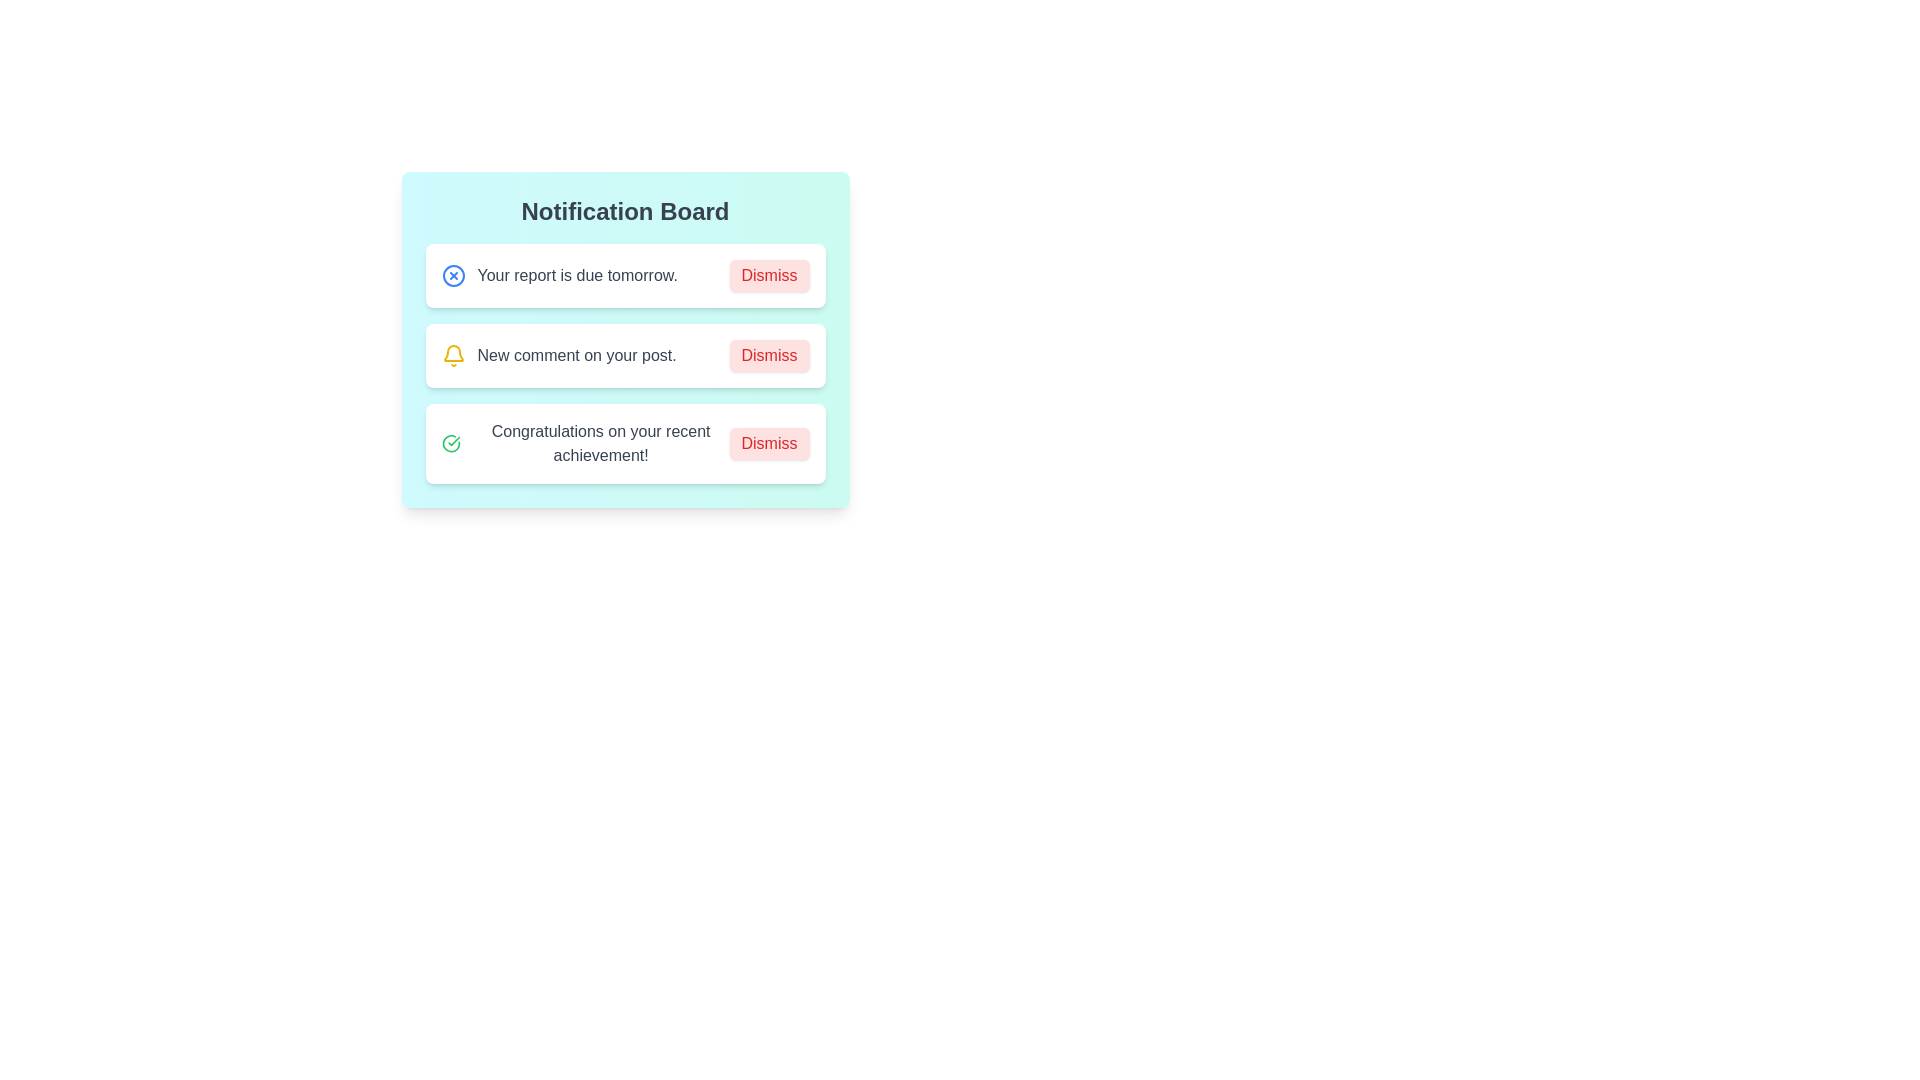  Describe the element at coordinates (768, 276) in the screenshot. I see `'Dismiss' button for the notification with the message 'Your report is due tomorrow.'` at that location.